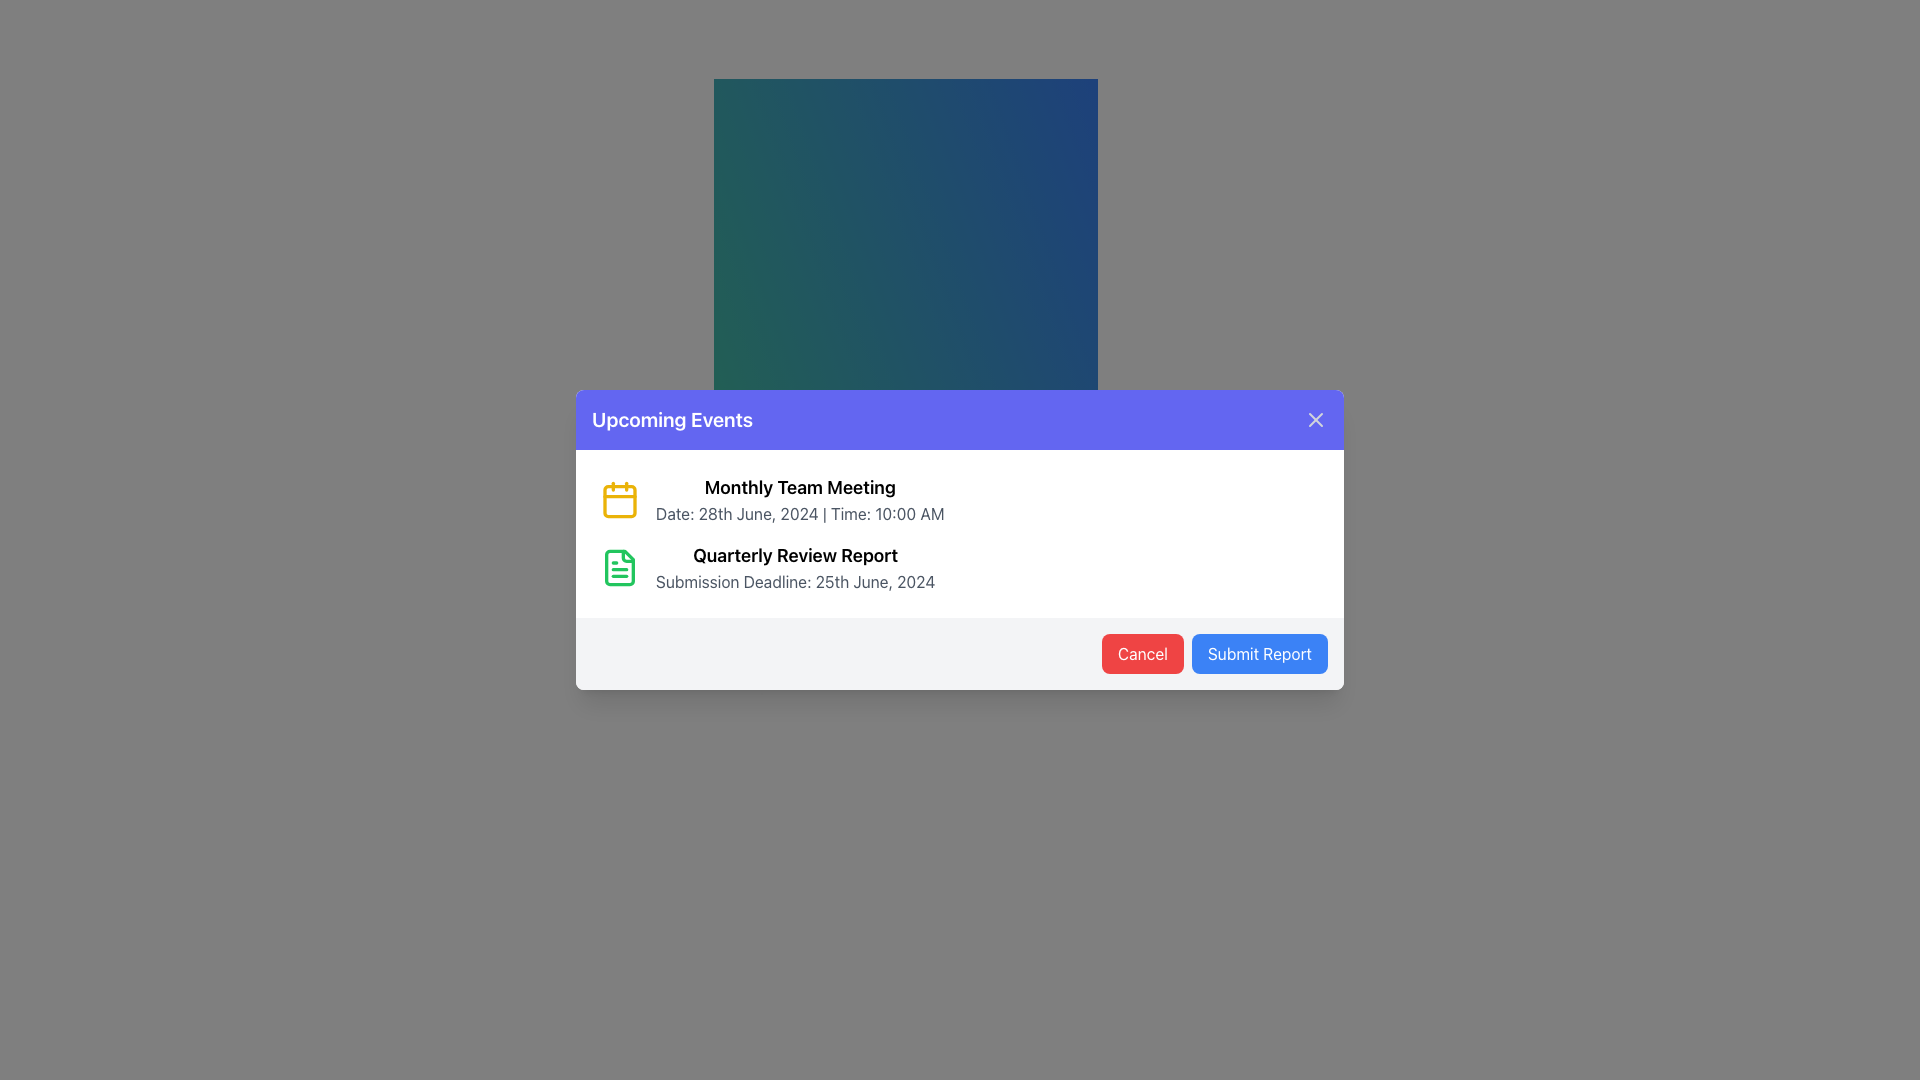 This screenshot has height=1080, width=1920. Describe the element at coordinates (618, 567) in the screenshot. I see `the green rectangular icon resembling a document or file` at that location.